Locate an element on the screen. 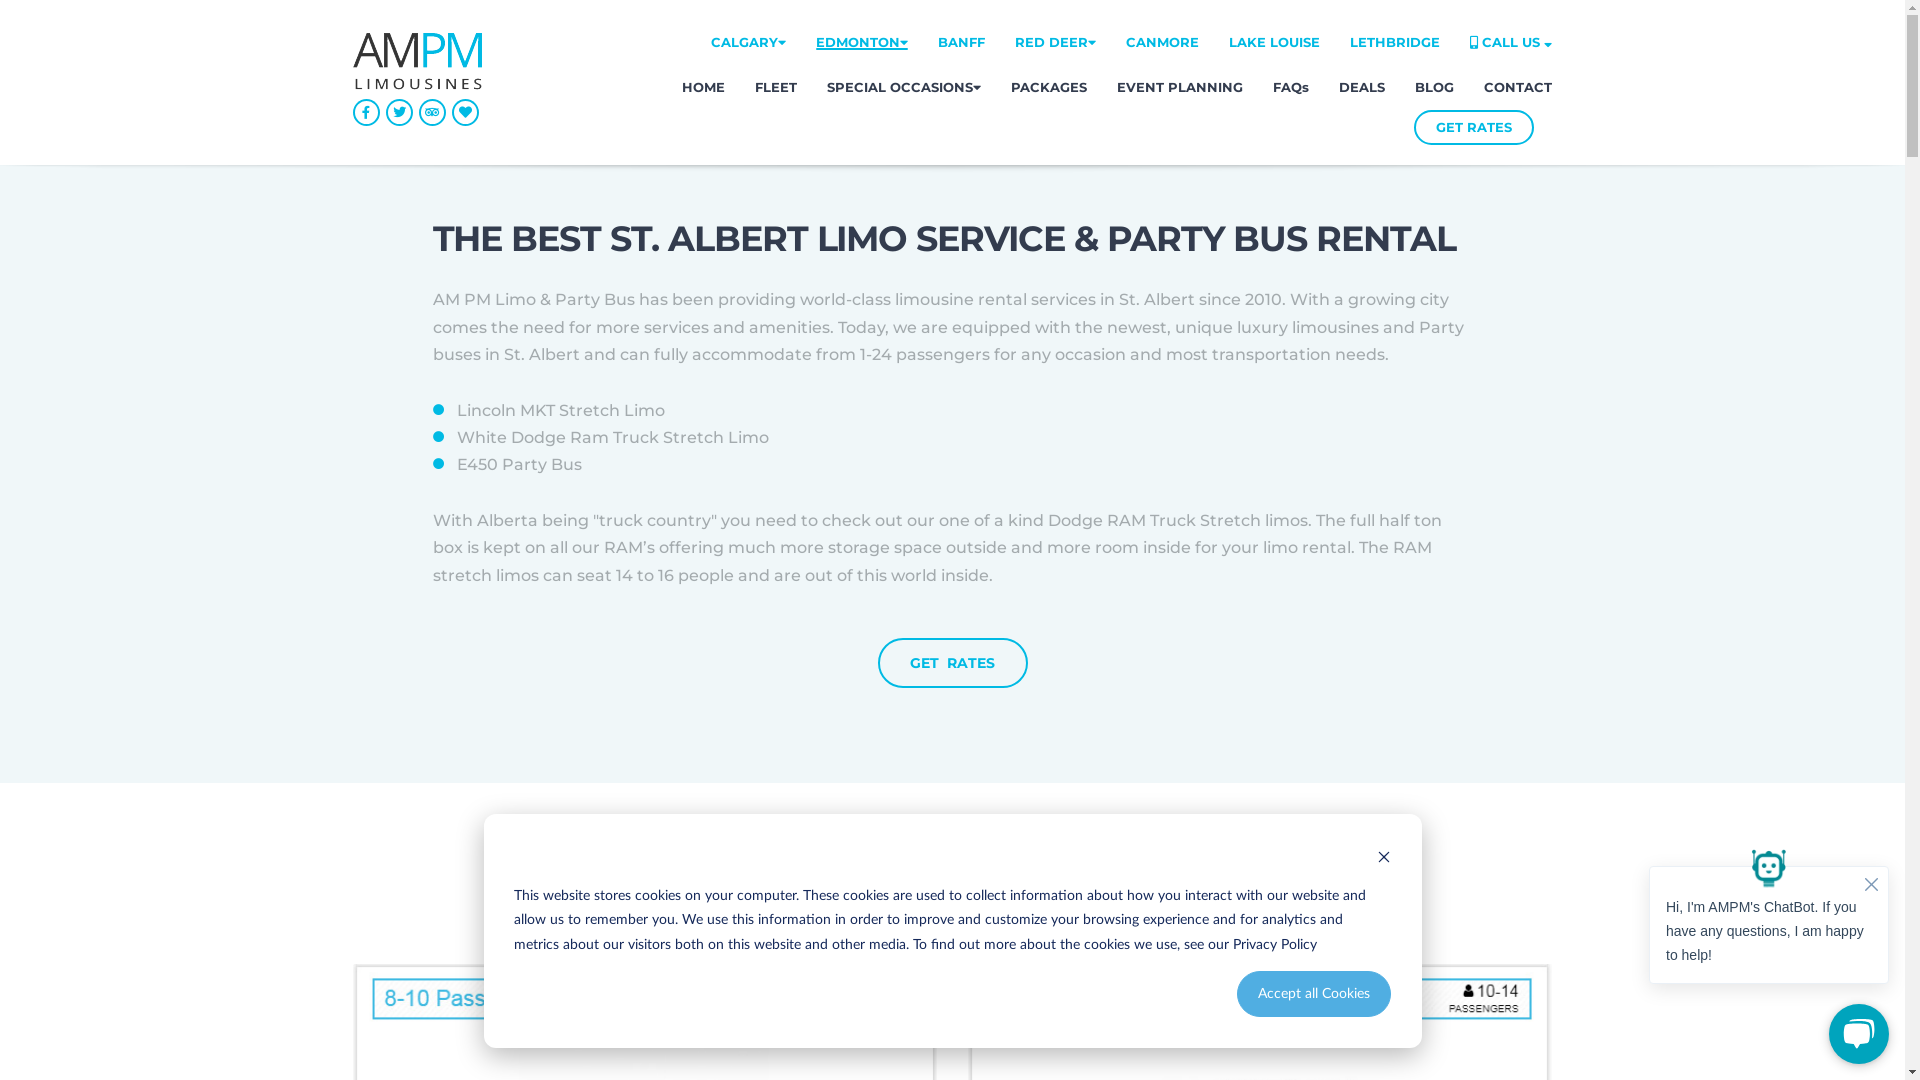 The width and height of the screenshot is (1920, 1080). 'GET RATES' is located at coordinates (1413, 127).